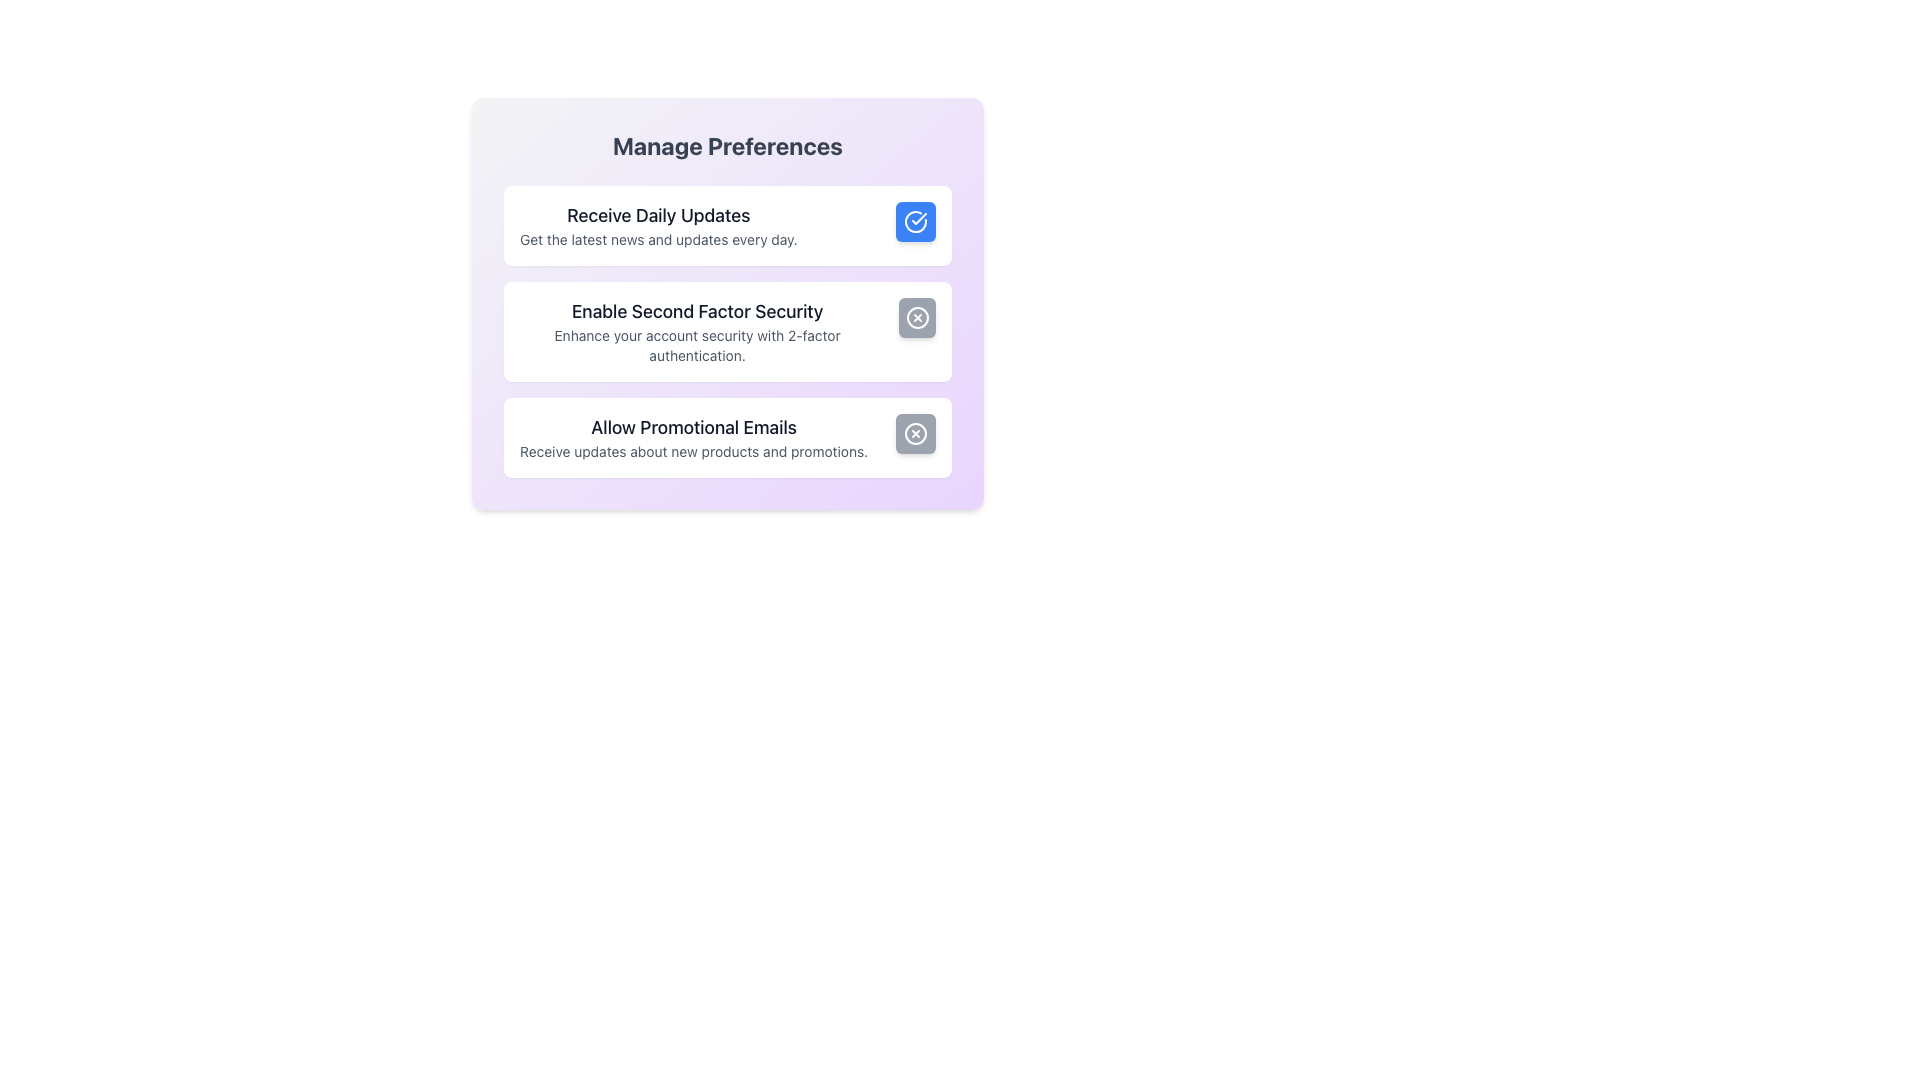 The height and width of the screenshot is (1080, 1920). Describe the element at coordinates (727, 145) in the screenshot. I see `the Header or Title Label that serves as the introduction for the features listed below it, positioned at the top center of the box` at that location.